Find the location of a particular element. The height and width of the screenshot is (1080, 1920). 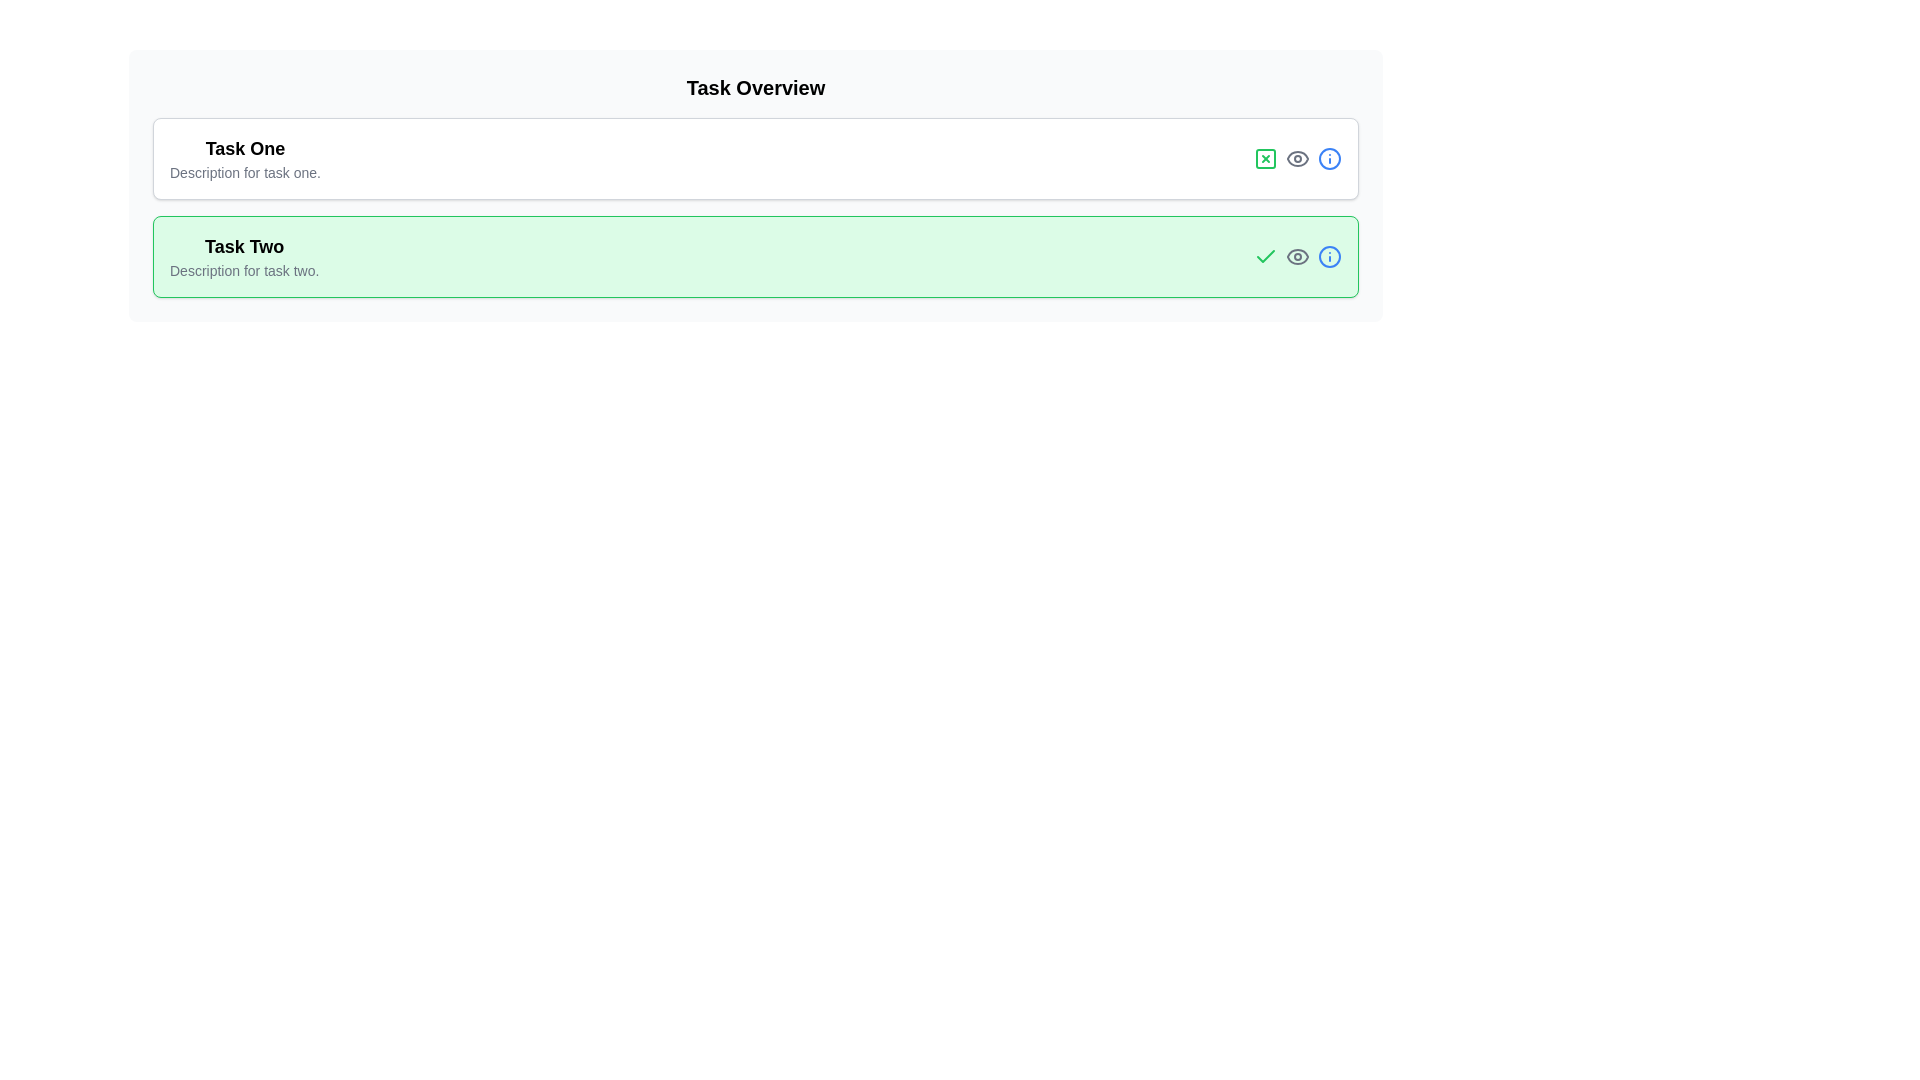

the informational icon button located on the right side of the task row labeled 'Task One' is located at coordinates (1329, 157).